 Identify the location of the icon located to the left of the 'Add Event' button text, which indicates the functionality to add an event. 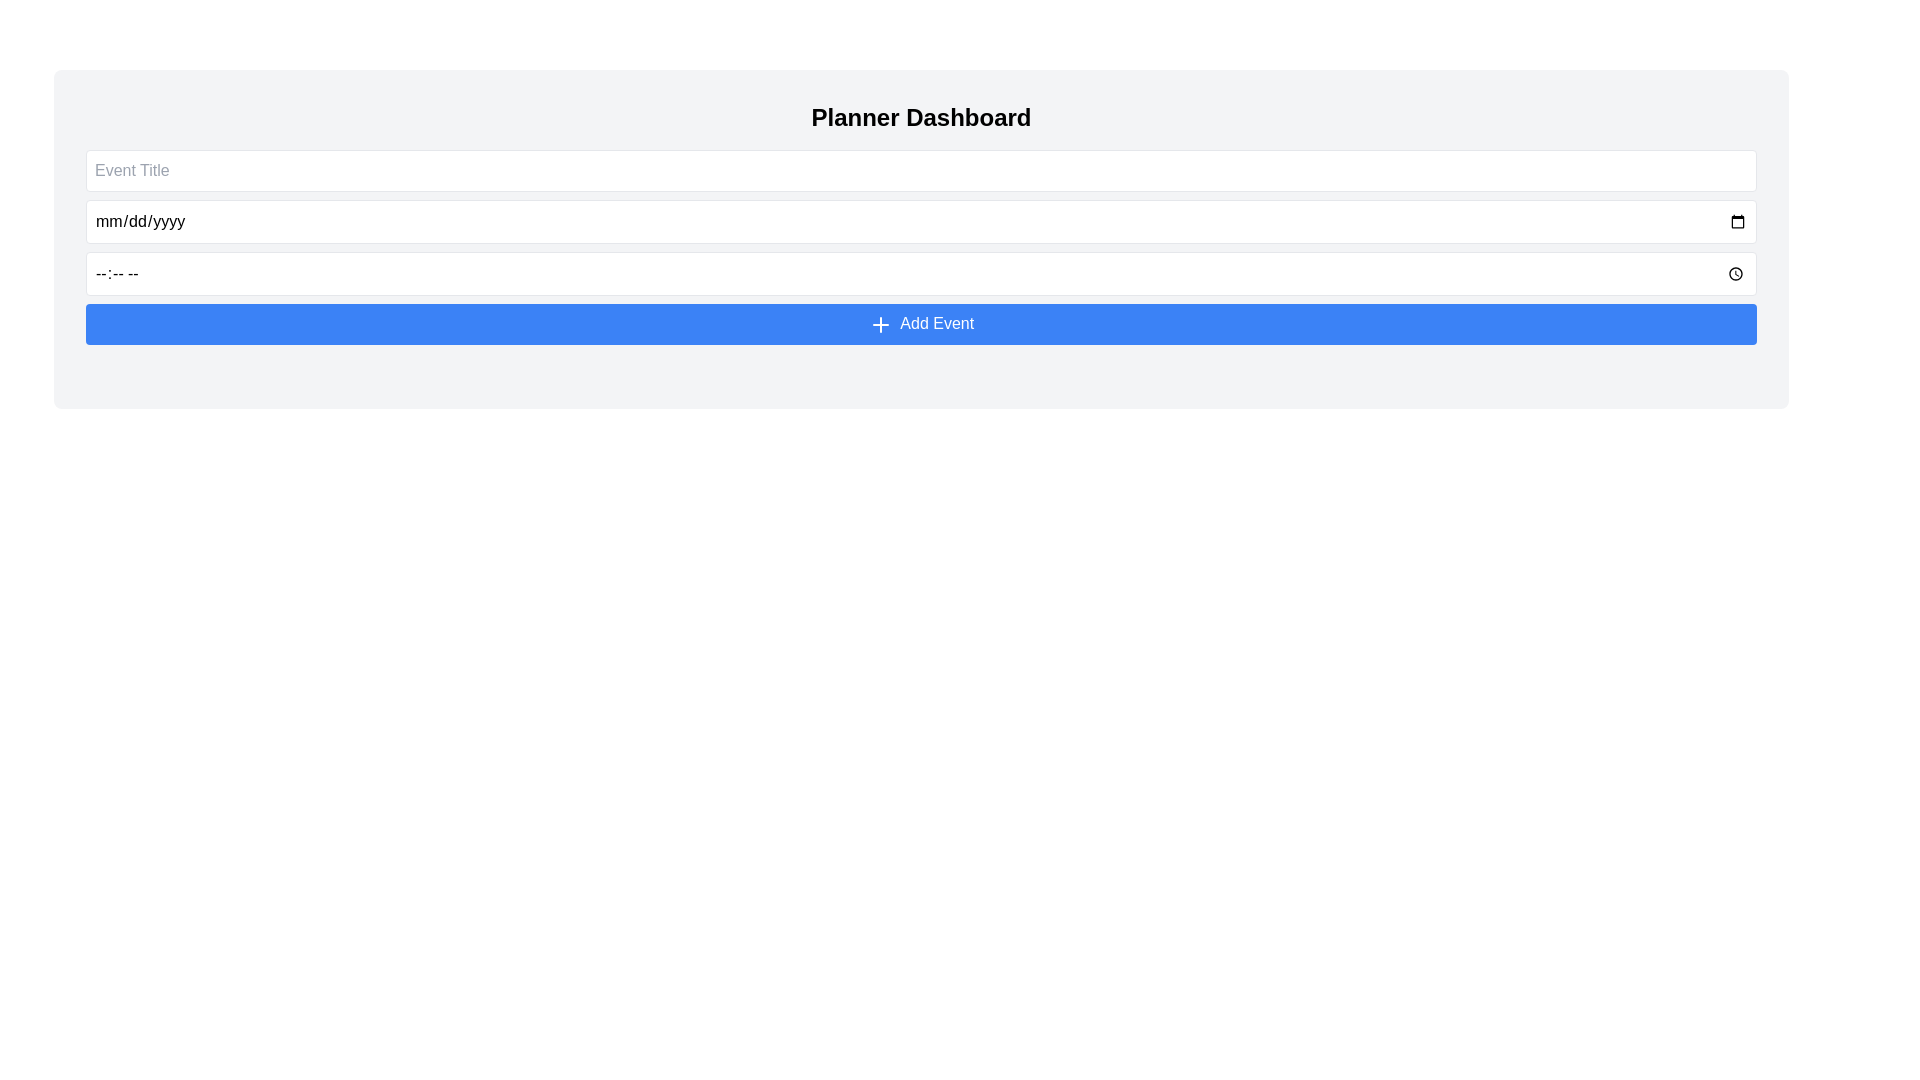
(880, 323).